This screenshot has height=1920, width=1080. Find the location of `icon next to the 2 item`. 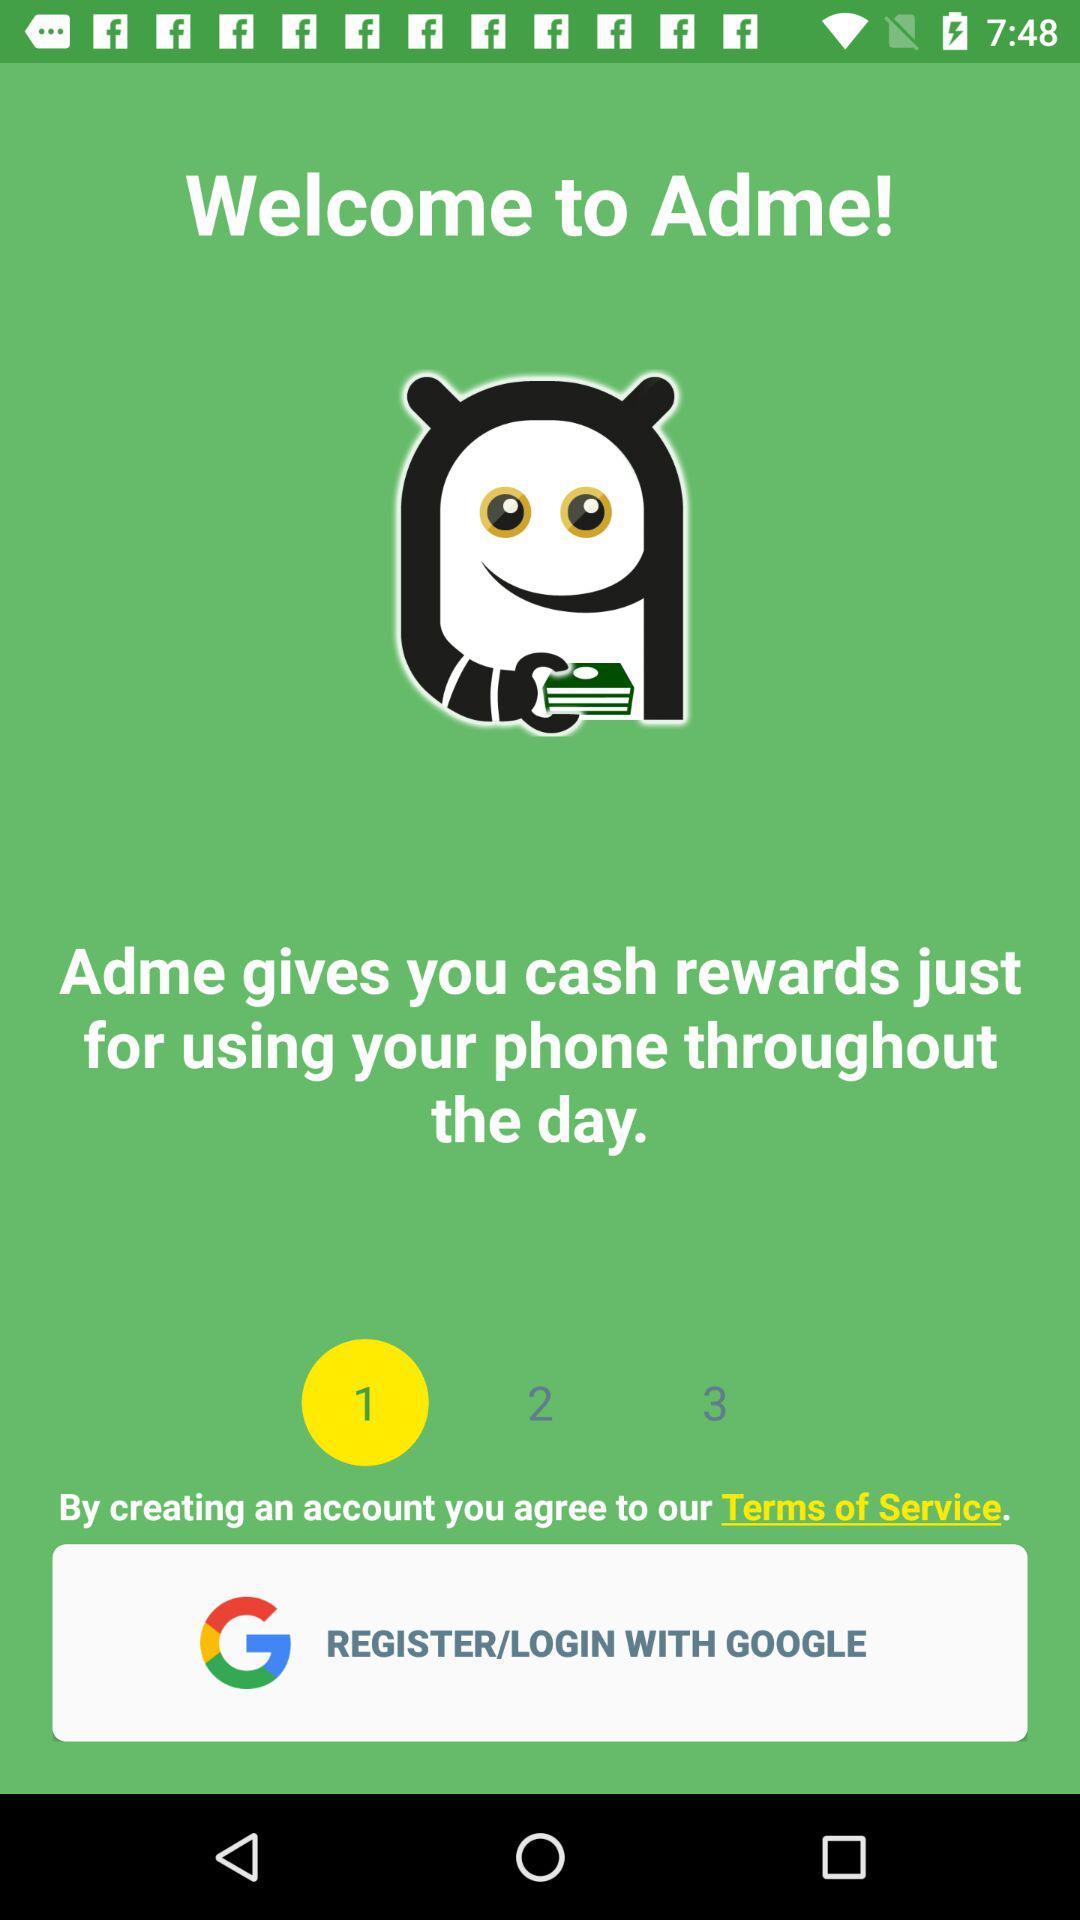

icon next to the 2 item is located at coordinates (365, 1401).